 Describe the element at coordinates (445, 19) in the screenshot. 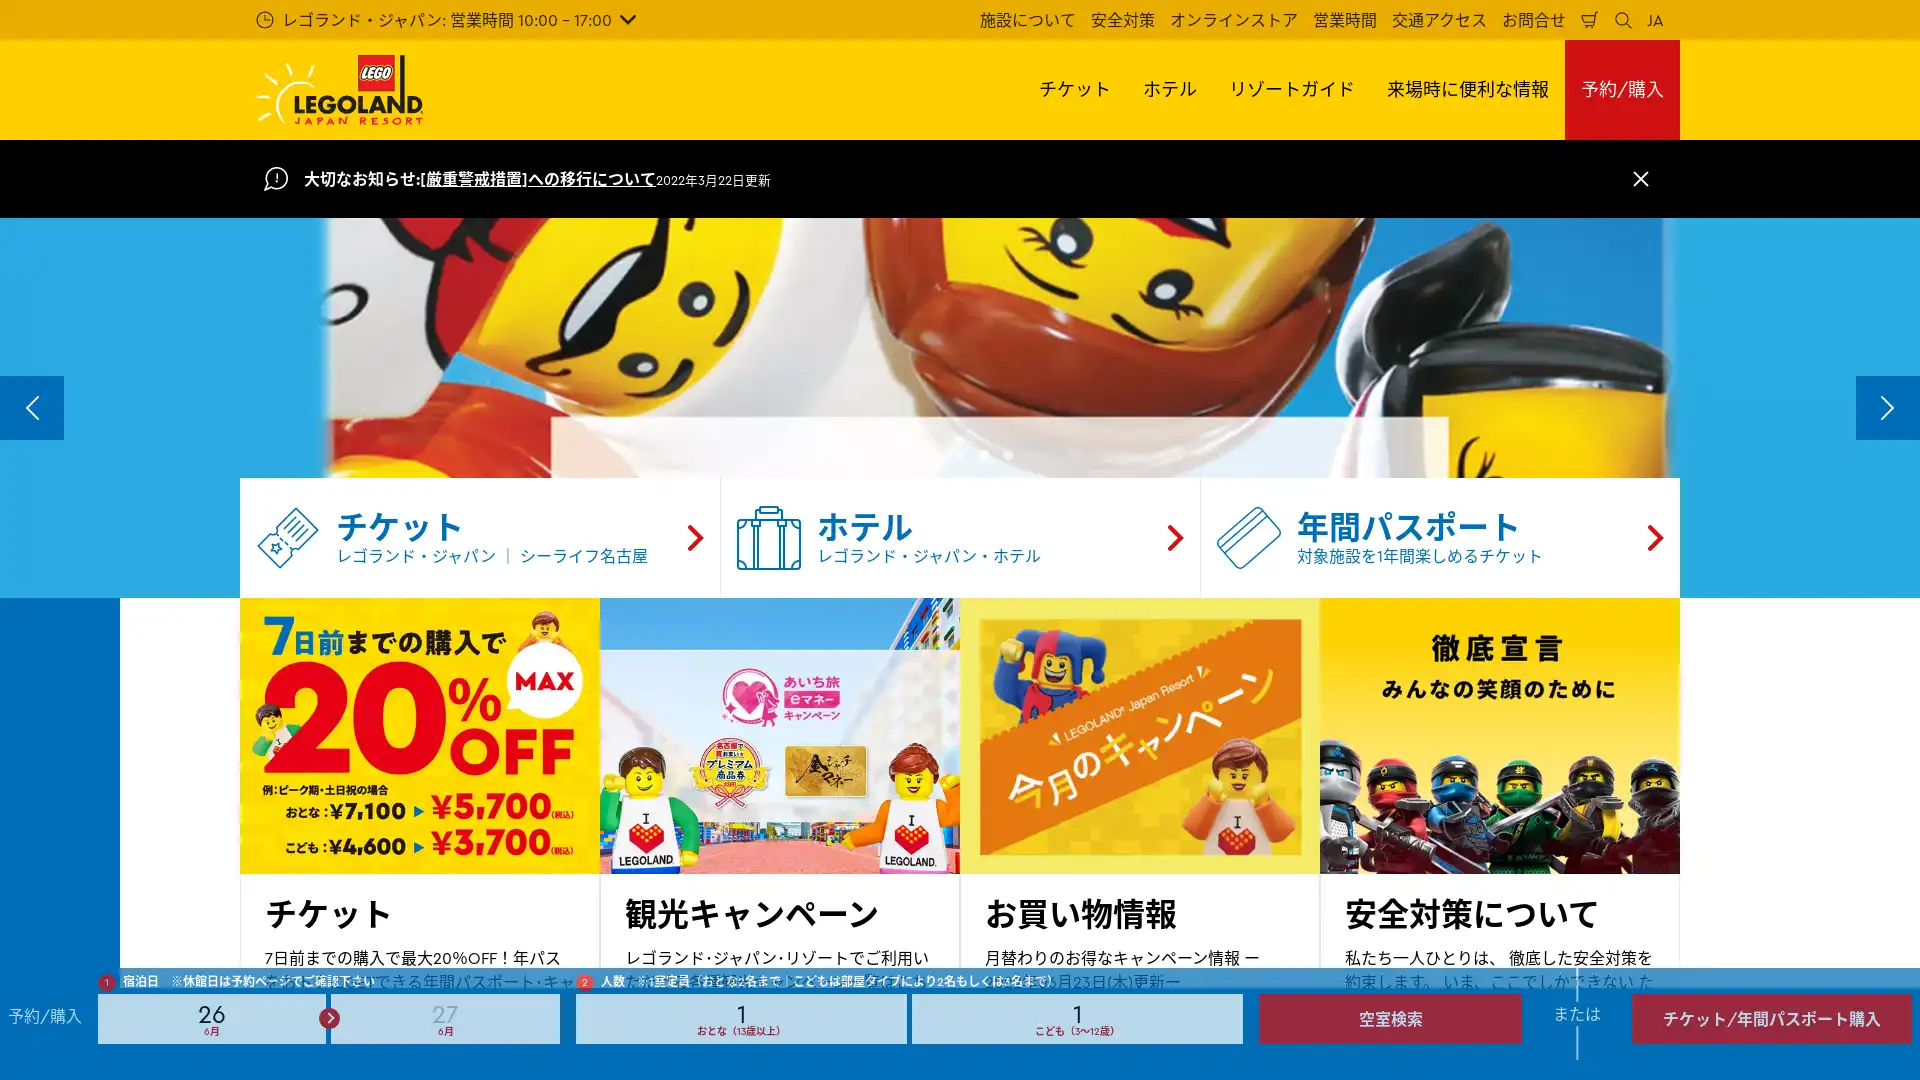

I see `:  10:00 - 17:00` at that location.